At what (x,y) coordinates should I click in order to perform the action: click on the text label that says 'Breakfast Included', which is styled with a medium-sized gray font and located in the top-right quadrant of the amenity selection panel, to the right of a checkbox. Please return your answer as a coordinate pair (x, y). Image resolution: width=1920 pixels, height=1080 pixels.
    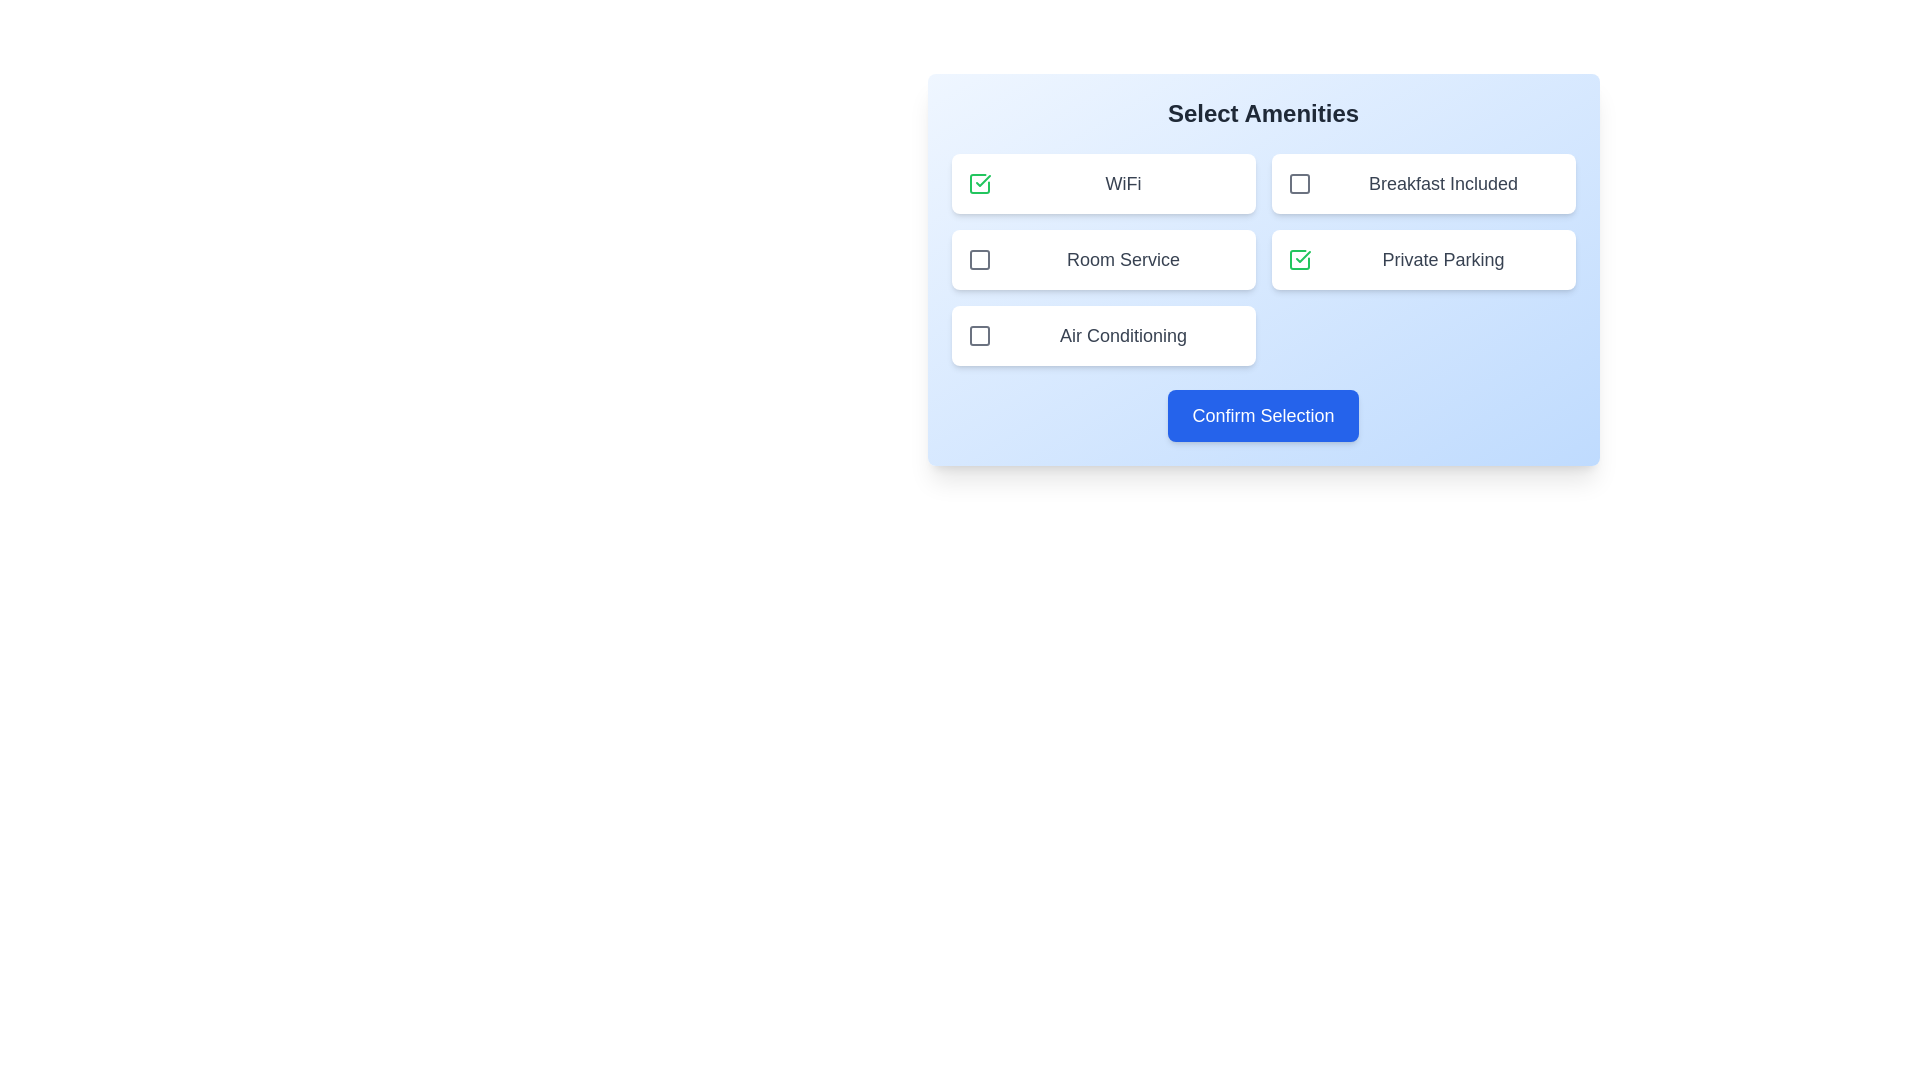
    Looking at the image, I should click on (1443, 184).